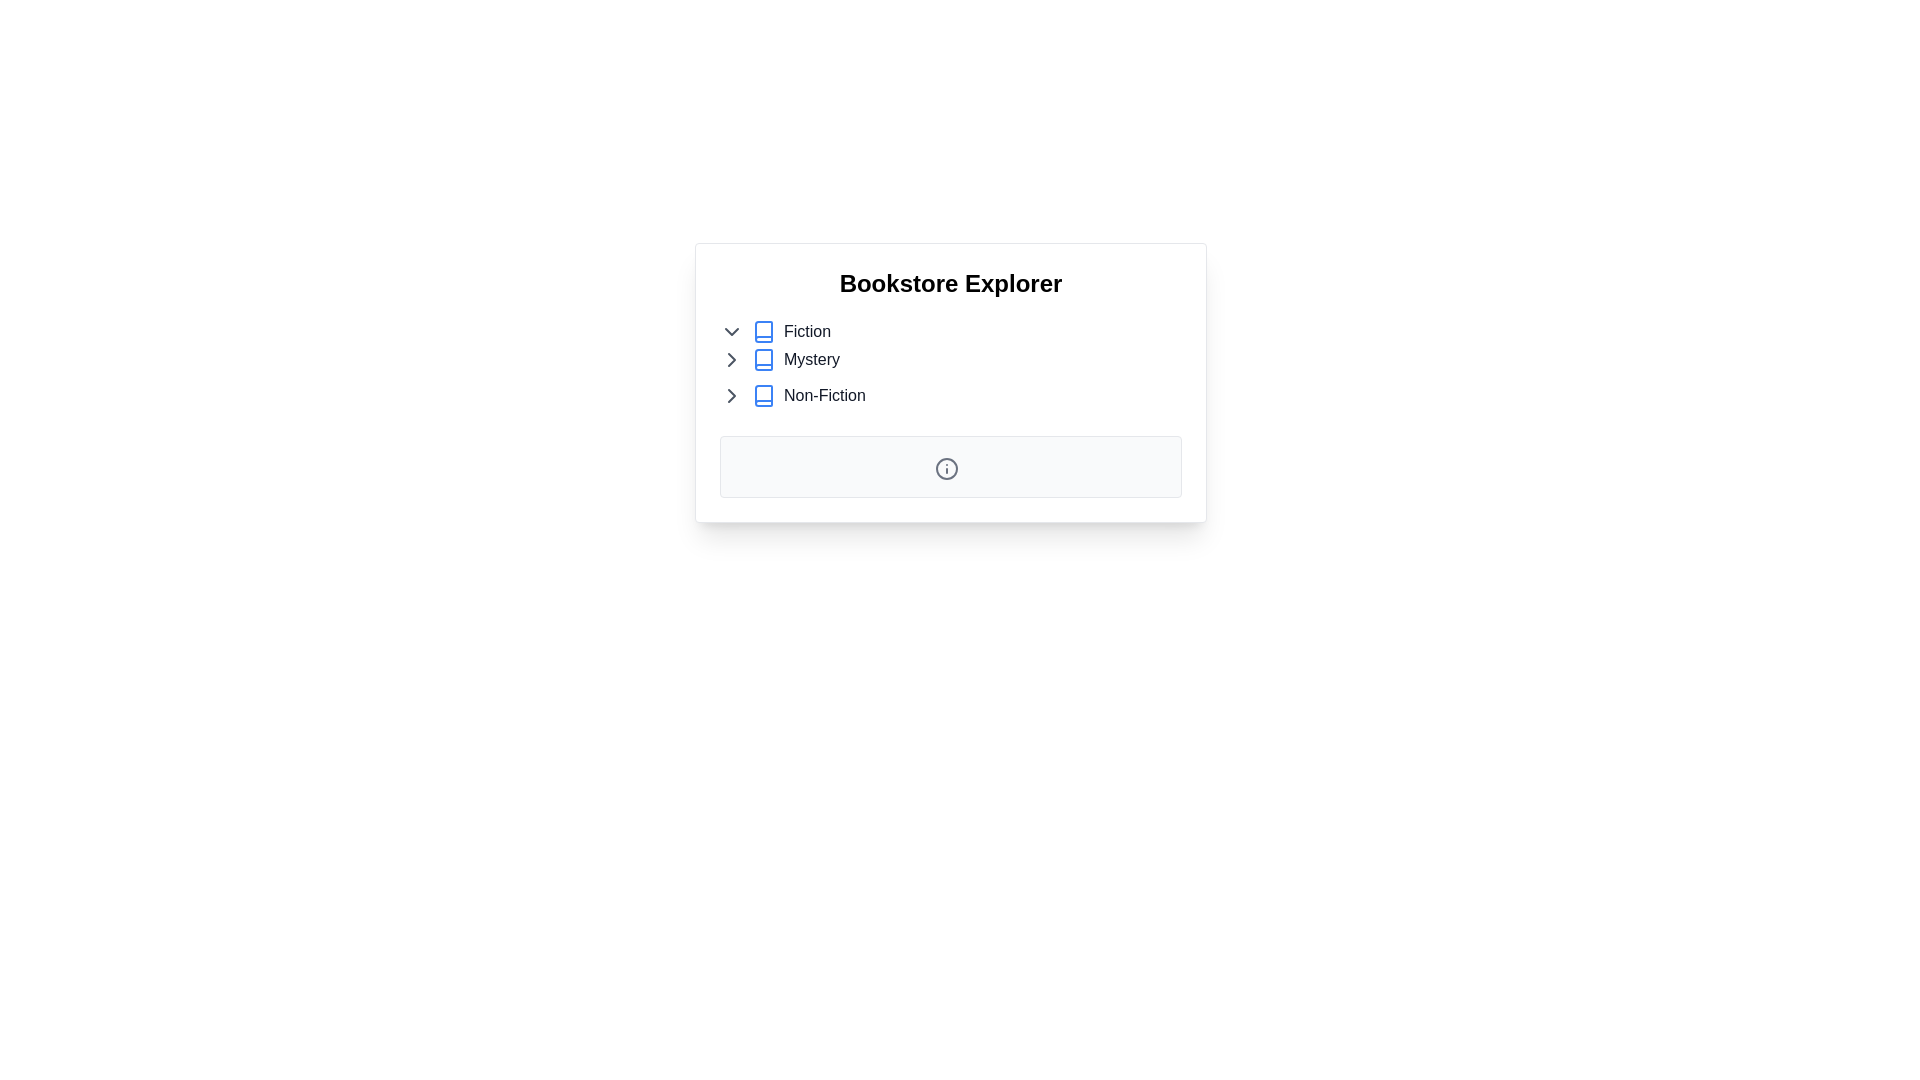 Image resolution: width=1920 pixels, height=1080 pixels. What do you see at coordinates (811, 358) in the screenshot?
I see `the 'Mystery' text label, which represents a subcategory under 'Fiction'` at bounding box center [811, 358].